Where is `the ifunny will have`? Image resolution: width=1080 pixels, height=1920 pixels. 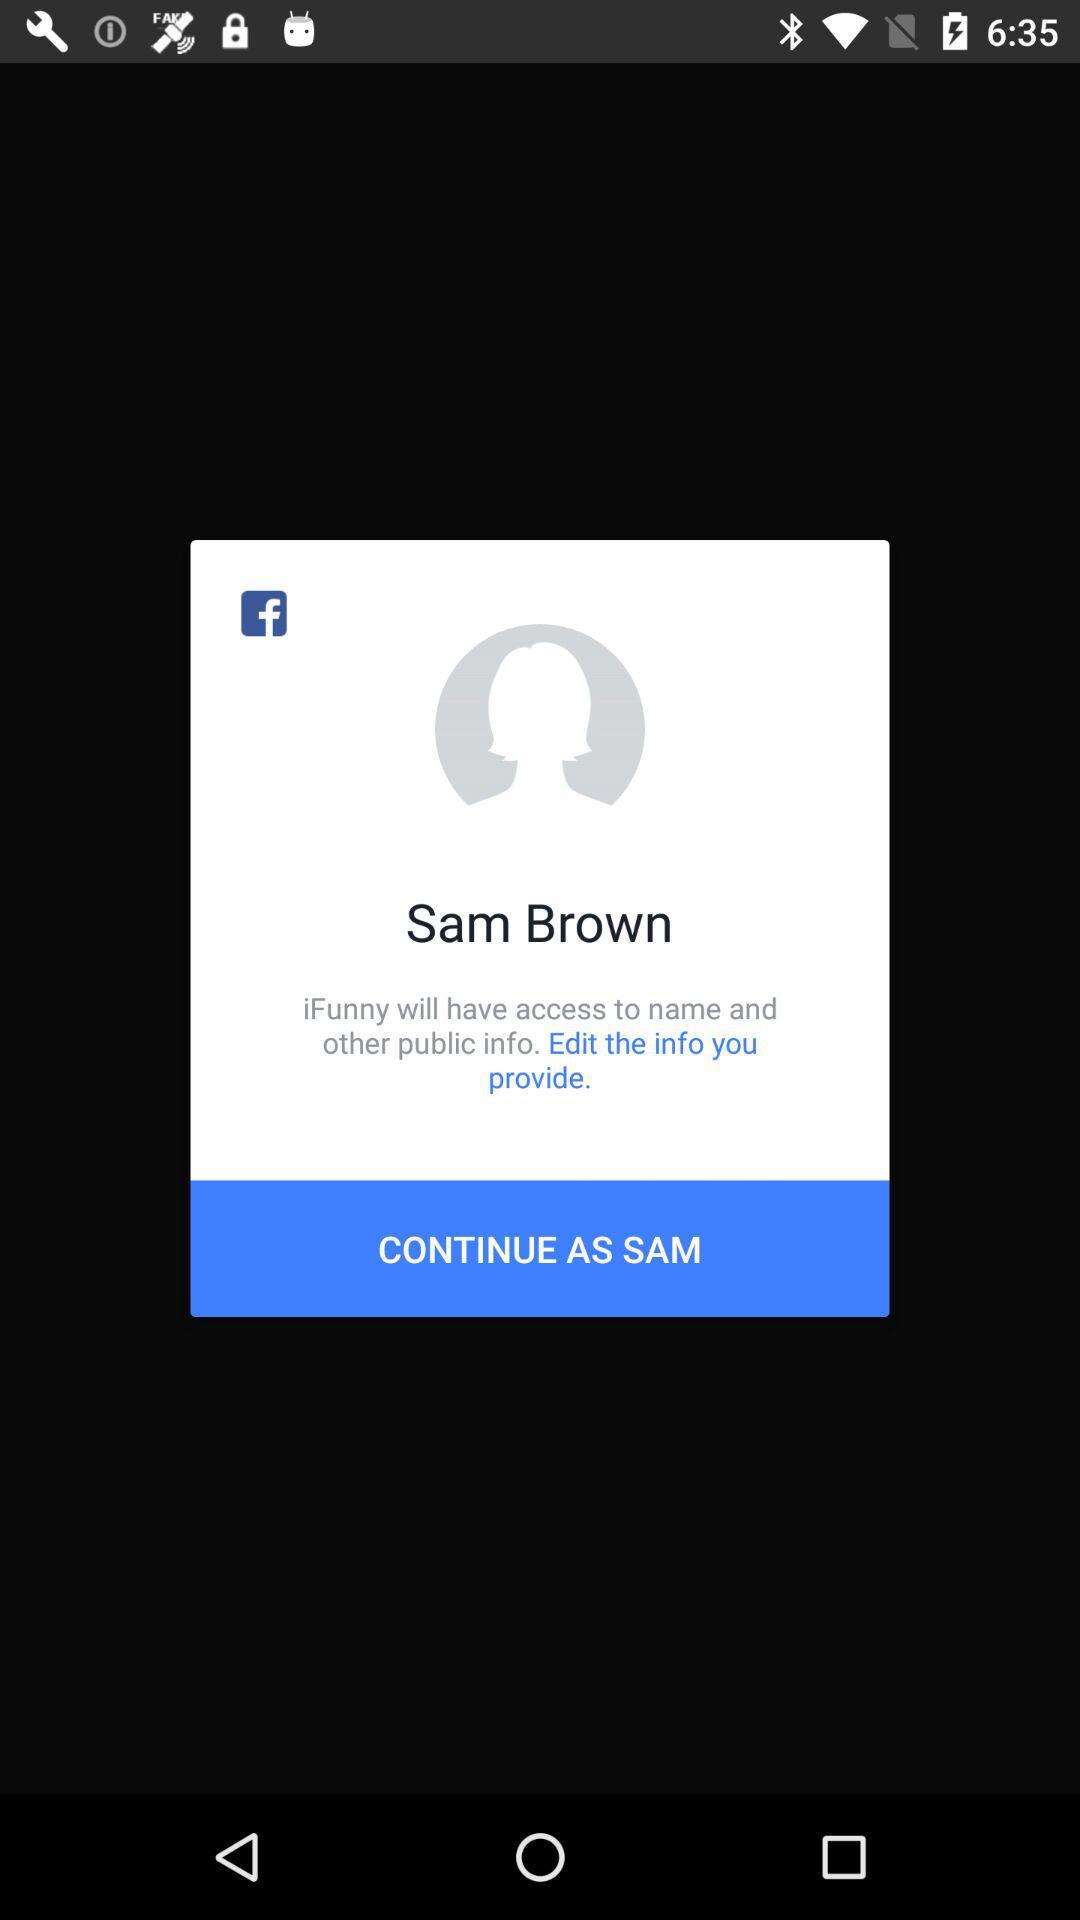
the ifunny will have is located at coordinates (540, 1041).